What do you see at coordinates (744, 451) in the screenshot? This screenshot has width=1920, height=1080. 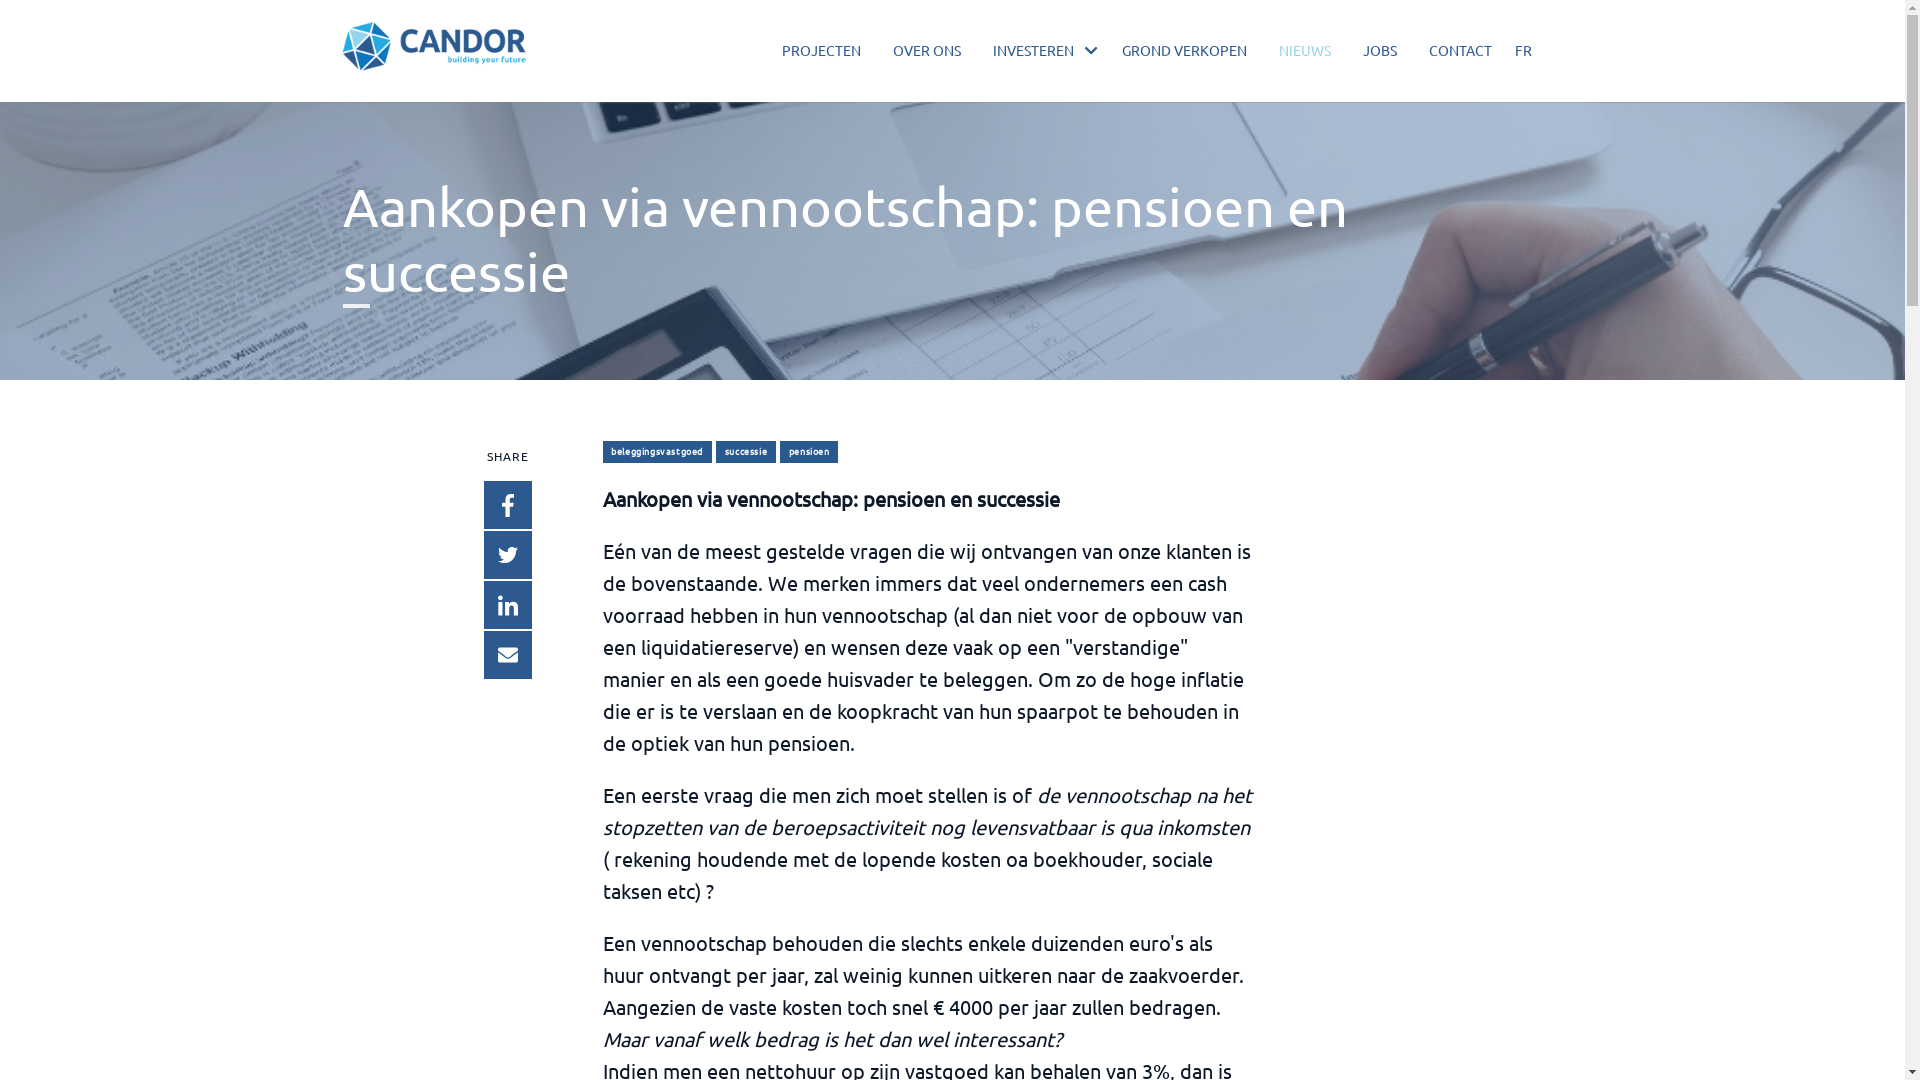 I see `'successie'` at bounding box center [744, 451].